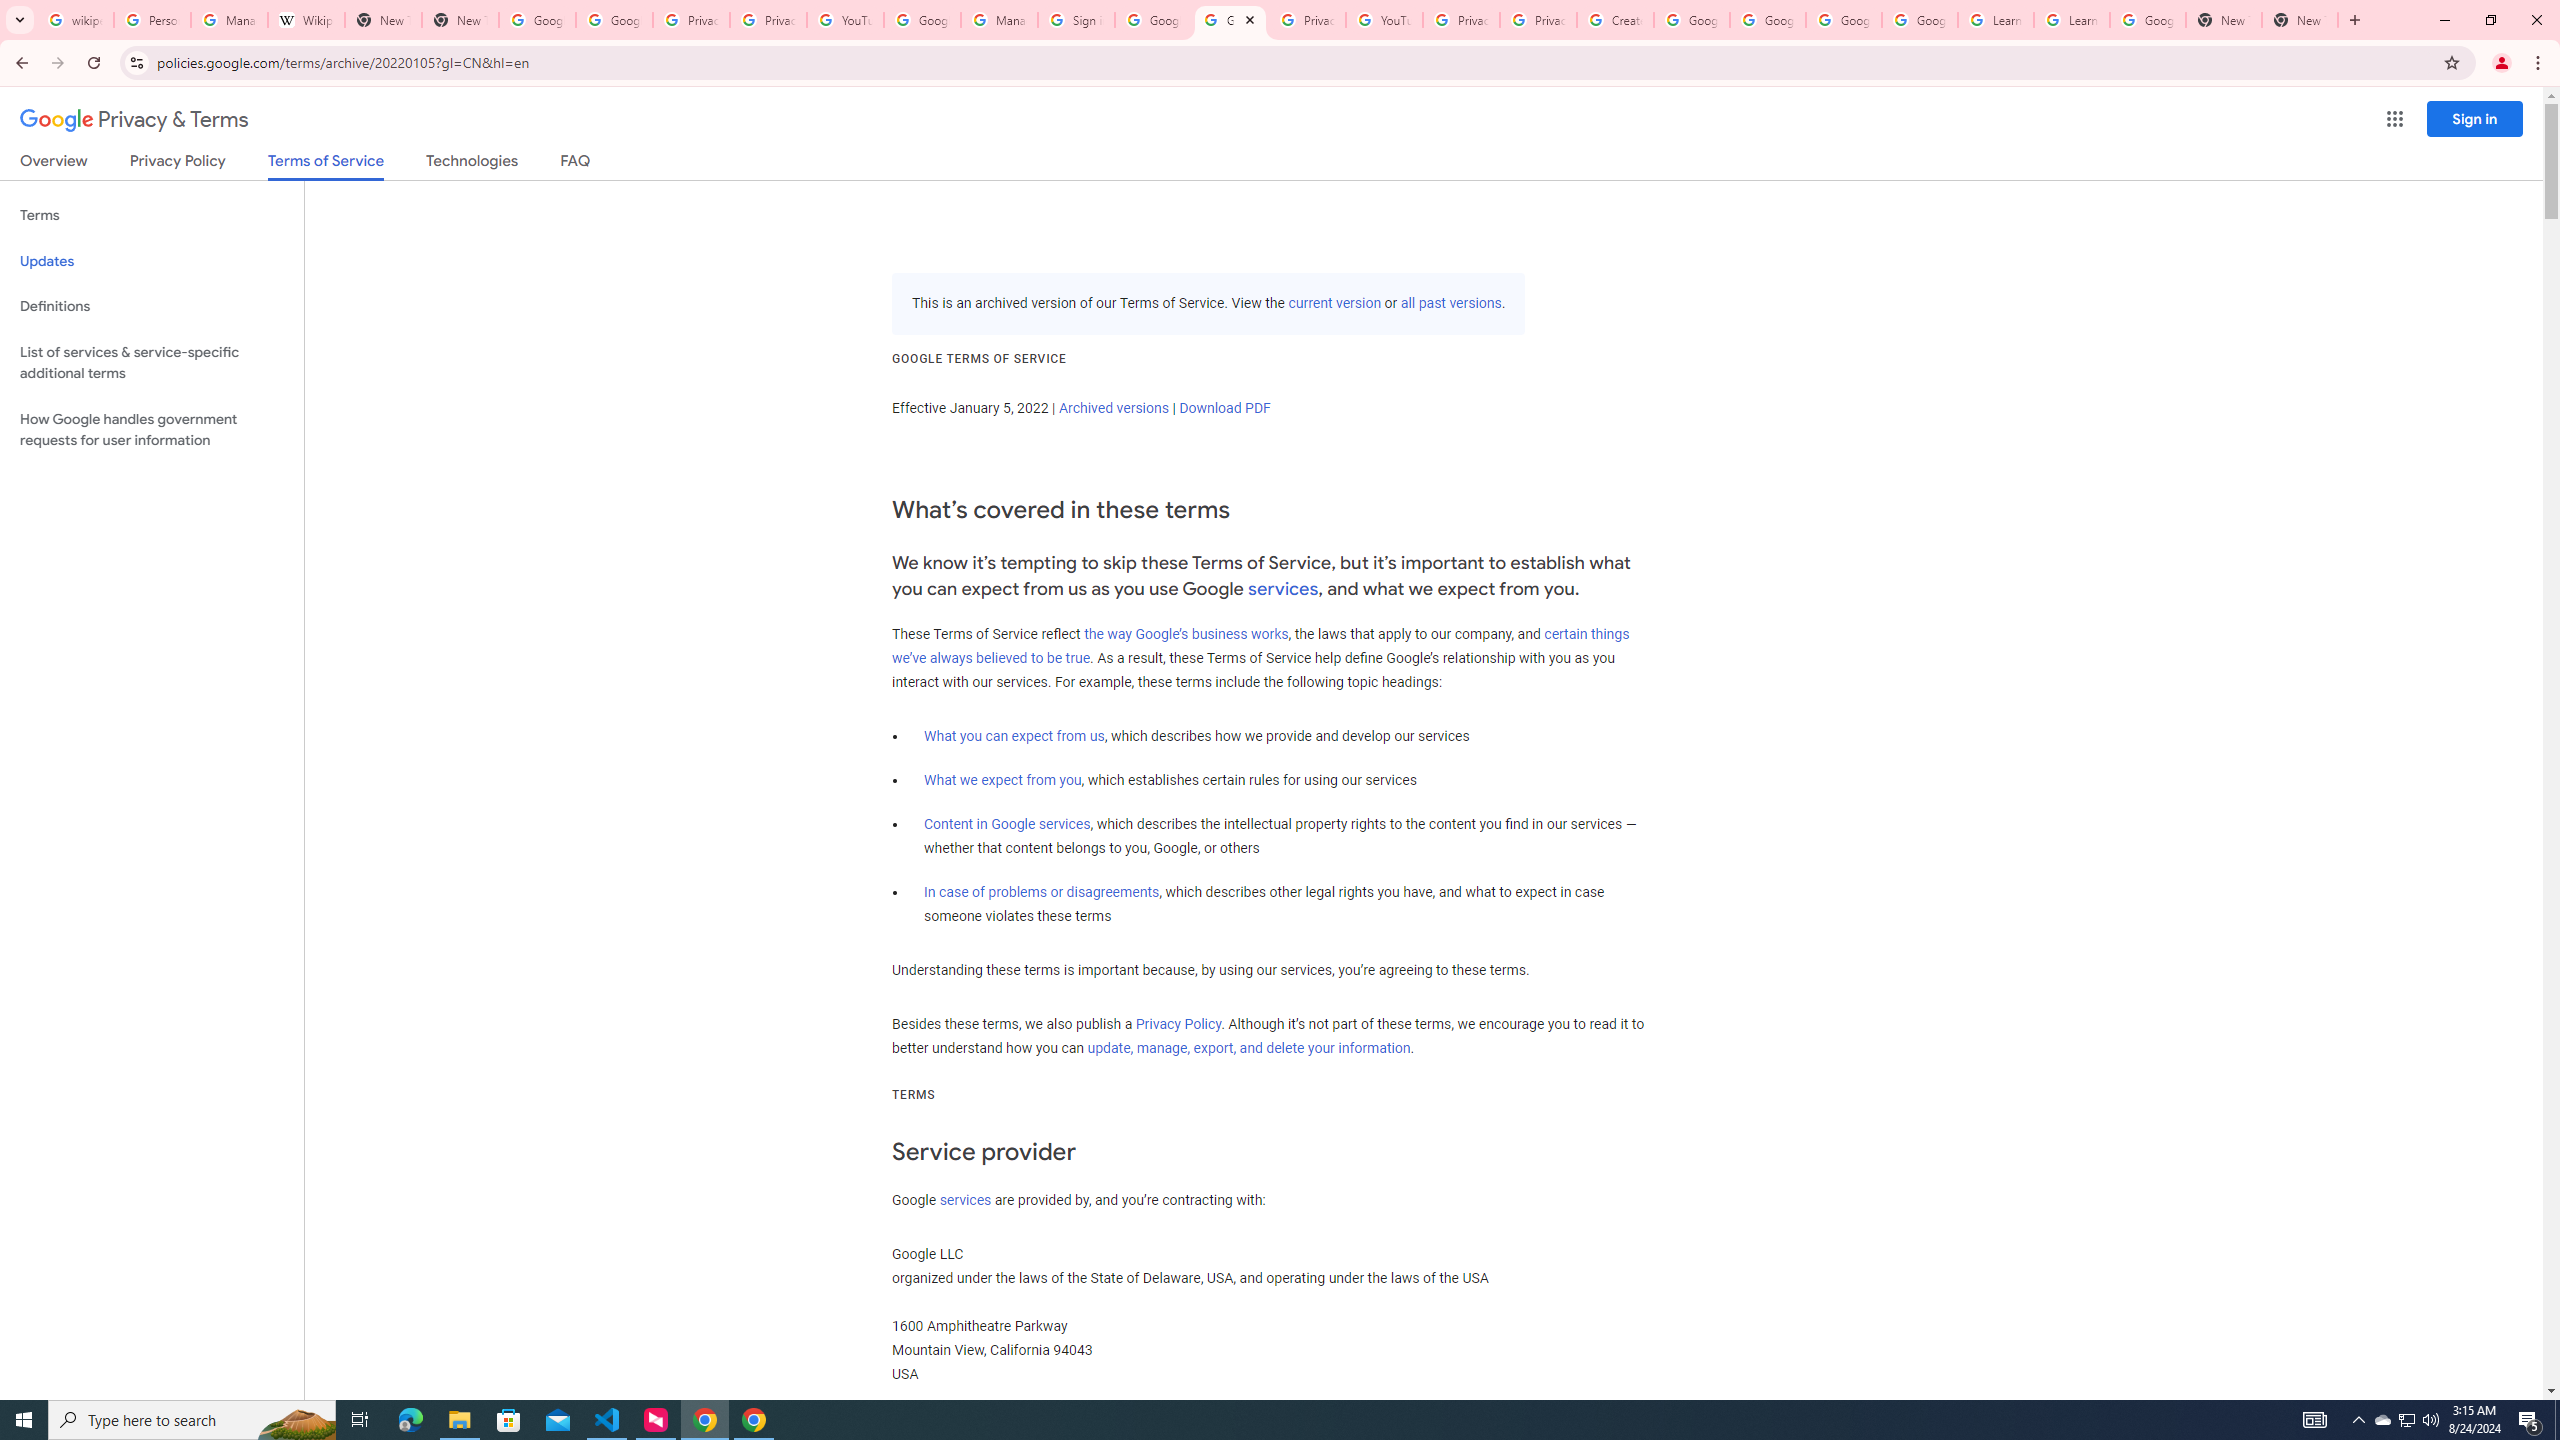 The width and height of the screenshot is (2560, 1440). What do you see at coordinates (1691, 19) in the screenshot?
I see `'Google Account Help'` at bounding box center [1691, 19].